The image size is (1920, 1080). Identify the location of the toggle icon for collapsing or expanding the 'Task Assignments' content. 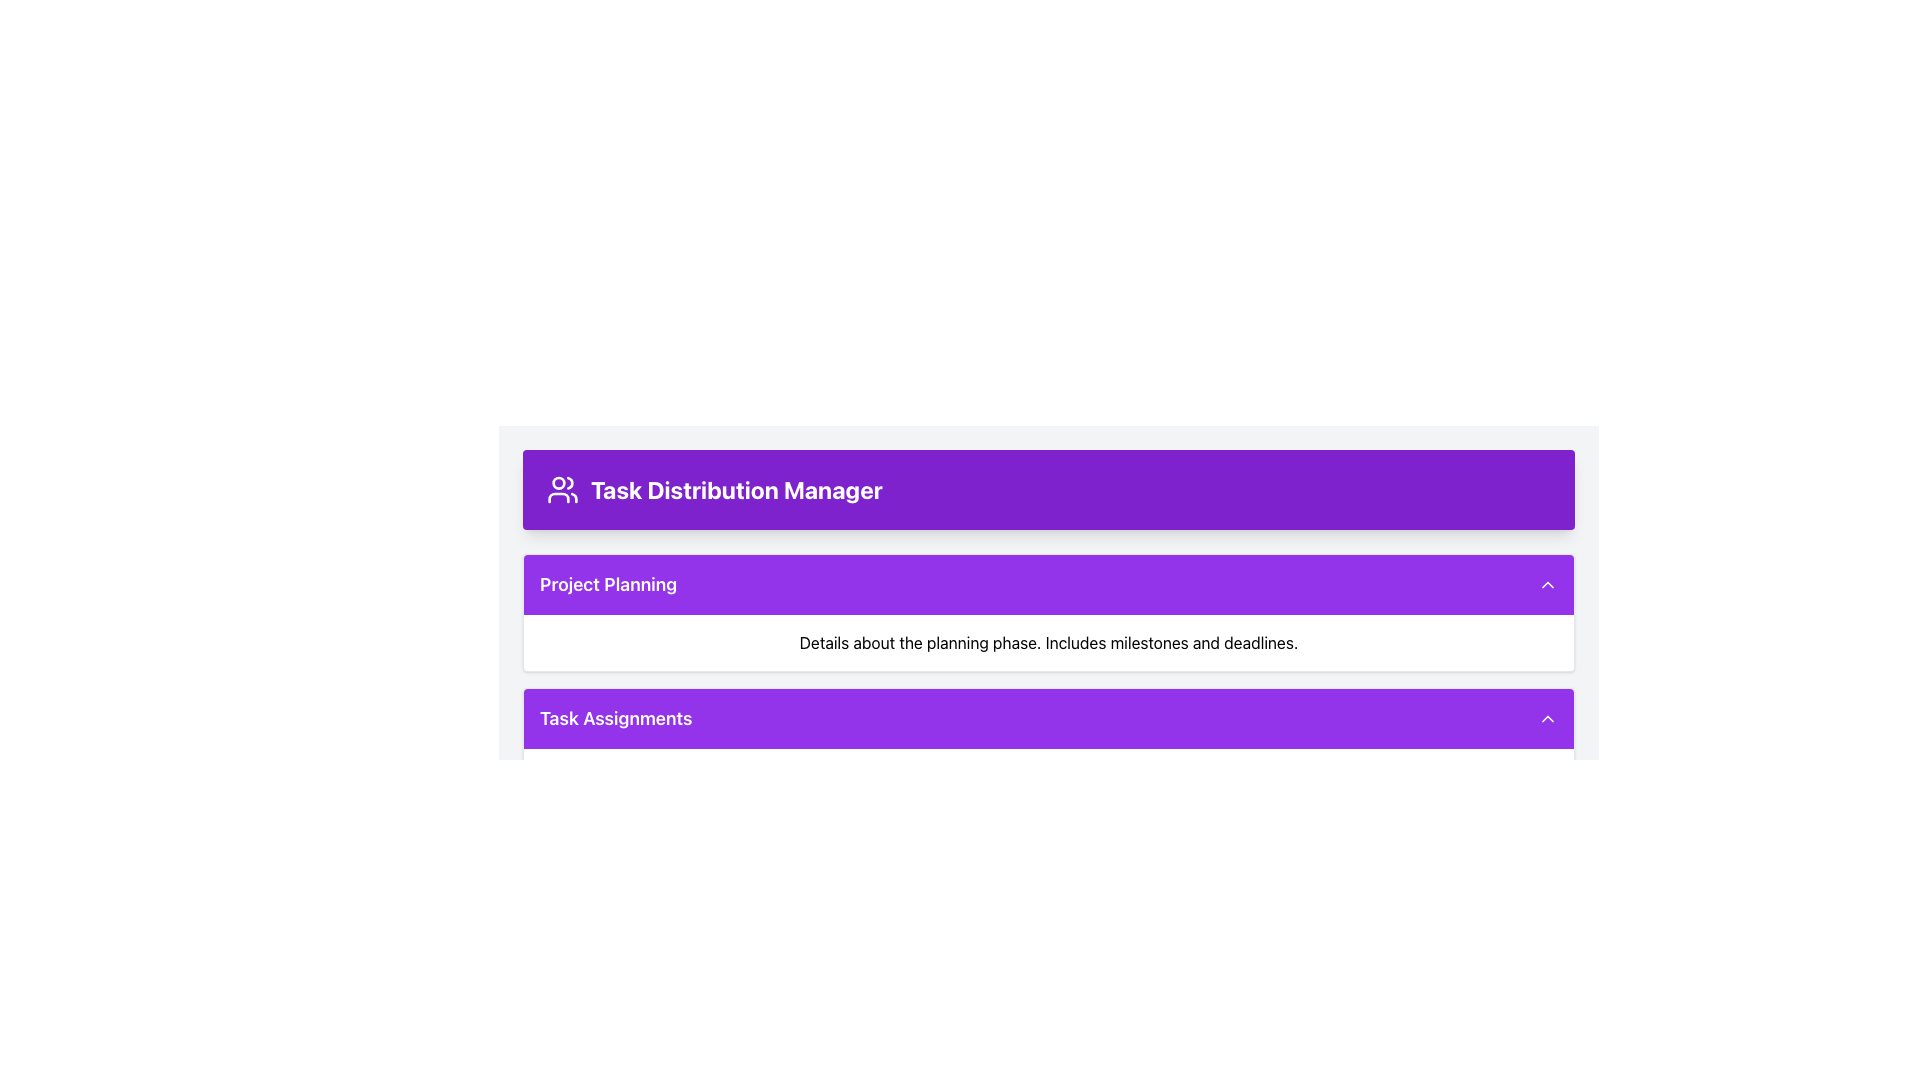
(1547, 717).